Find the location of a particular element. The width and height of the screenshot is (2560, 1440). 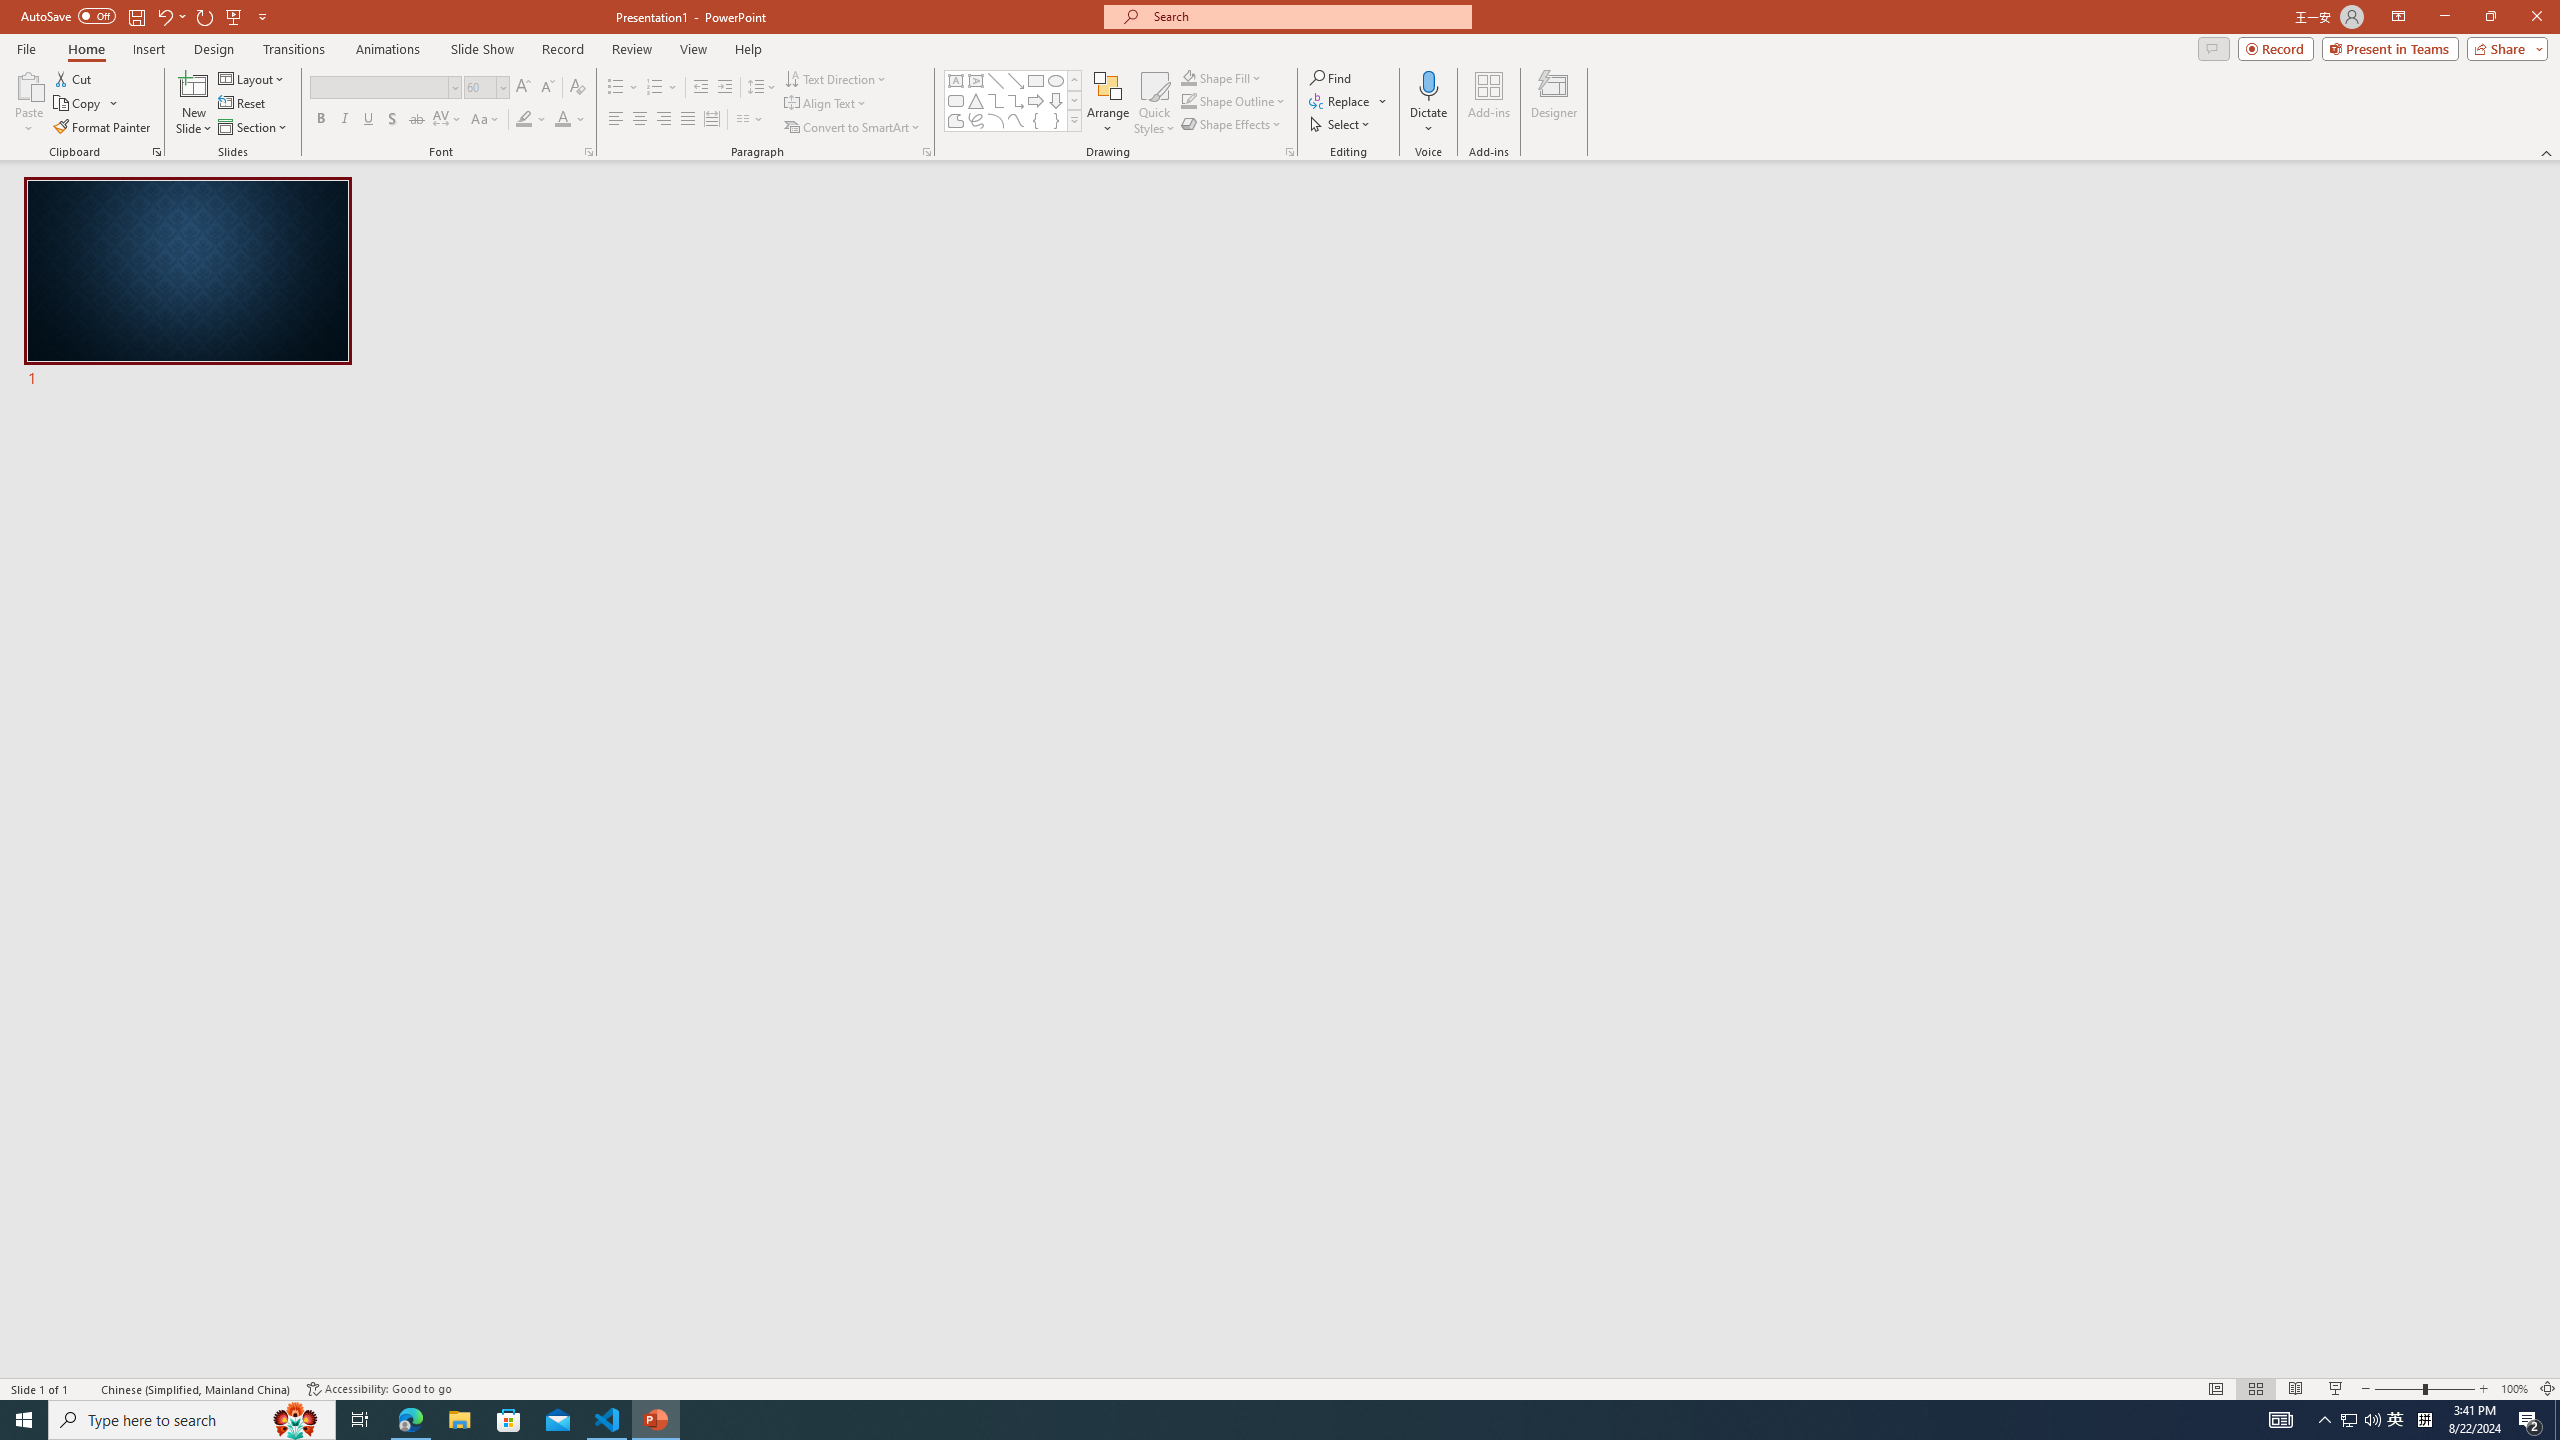

'Quick Styles' is located at coordinates (1153, 103).